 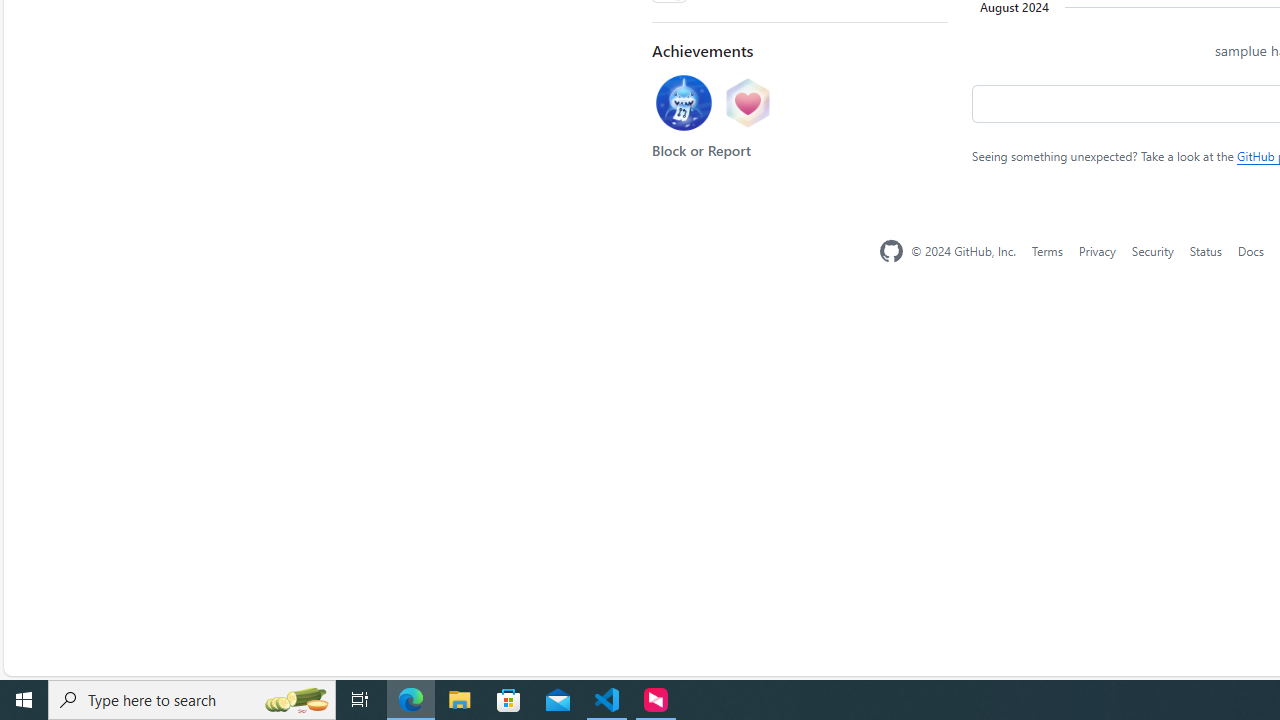 What do you see at coordinates (683, 103) in the screenshot?
I see `'Achievement: Pull Shark'` at bounding box center [683, 103].